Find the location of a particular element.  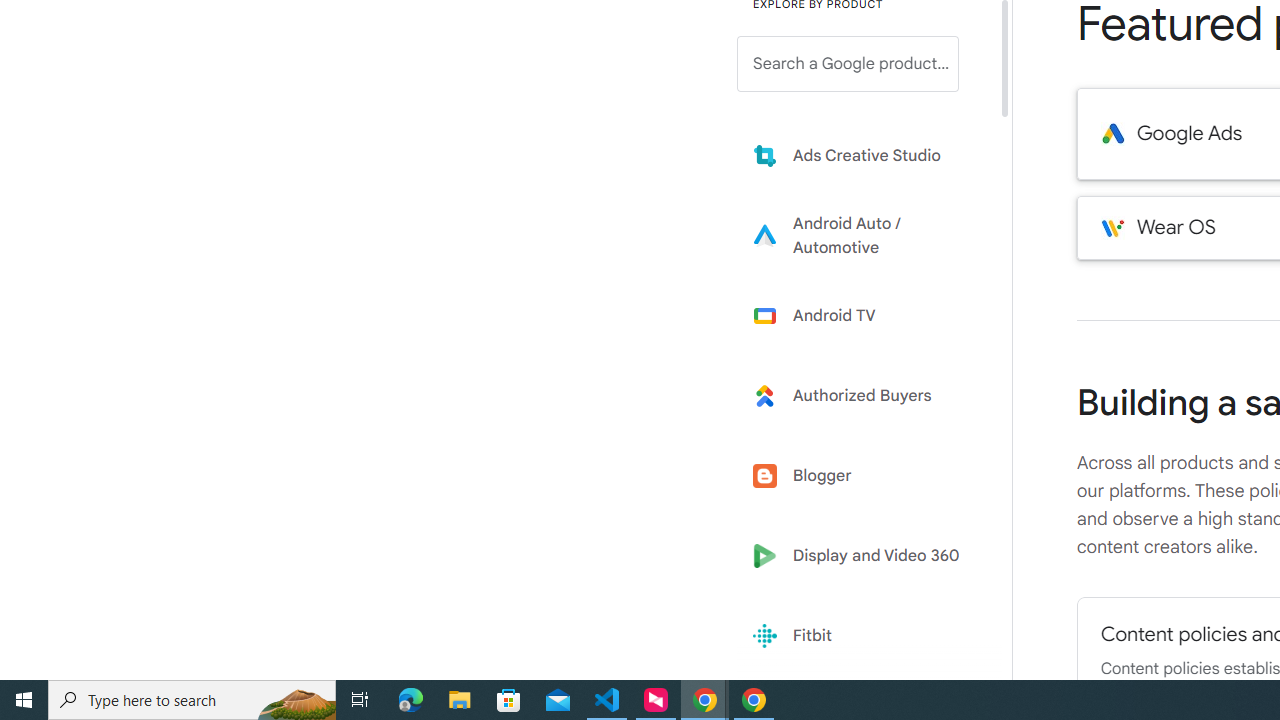

'Blogger' is located at coordinates (862, 476).